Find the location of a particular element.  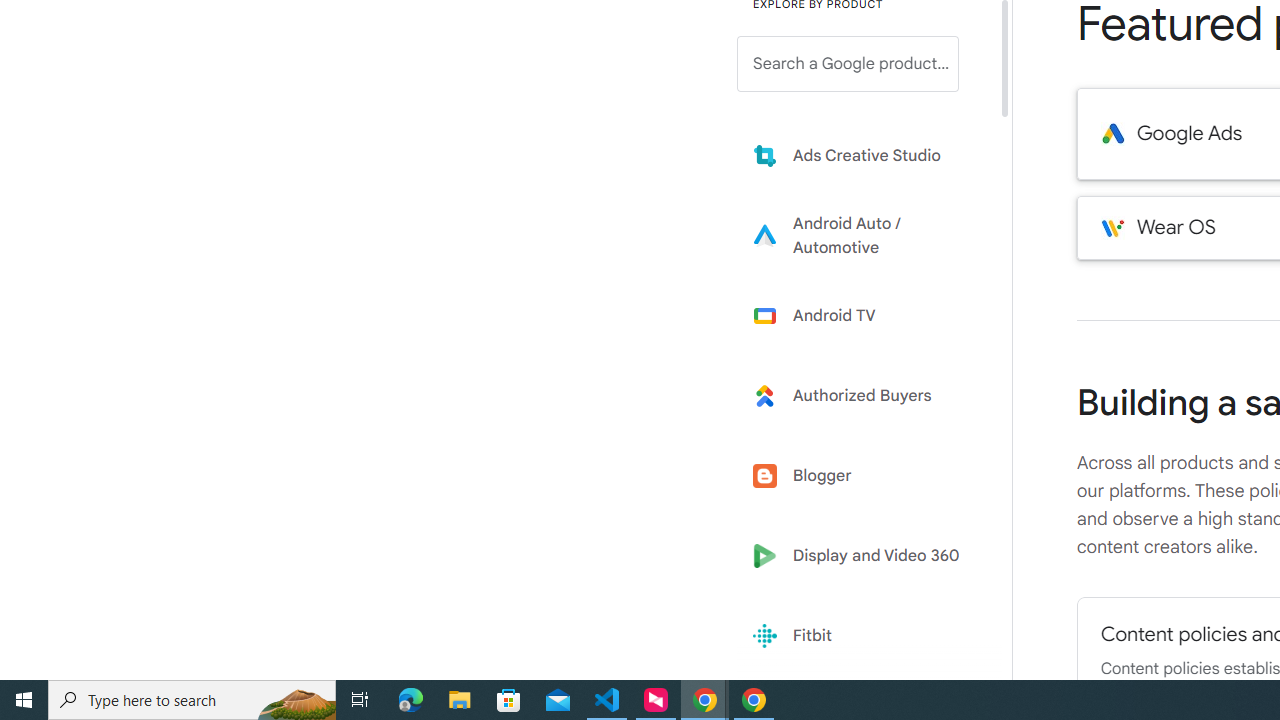

'Blogger' is located at coordinates (862, 476).